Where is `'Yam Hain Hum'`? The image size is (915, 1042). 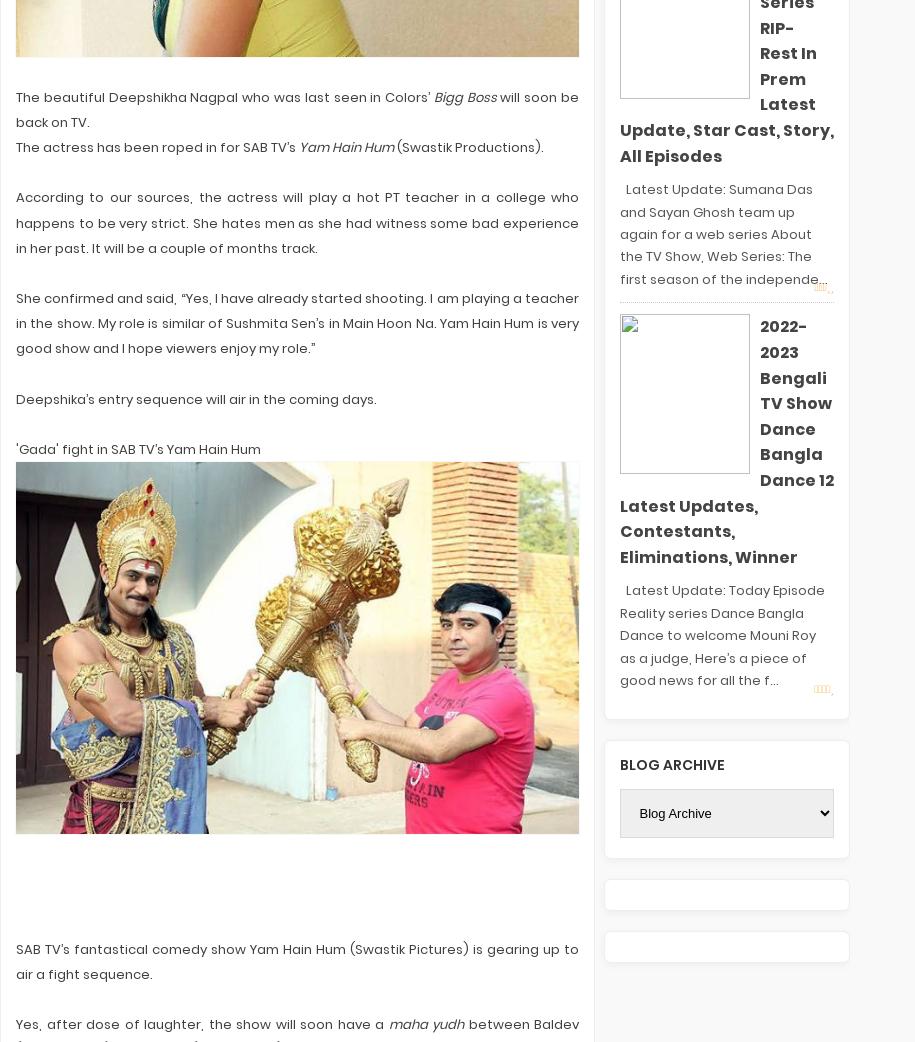
'Yam Hain Hum' is located at coordinates (344, 146).